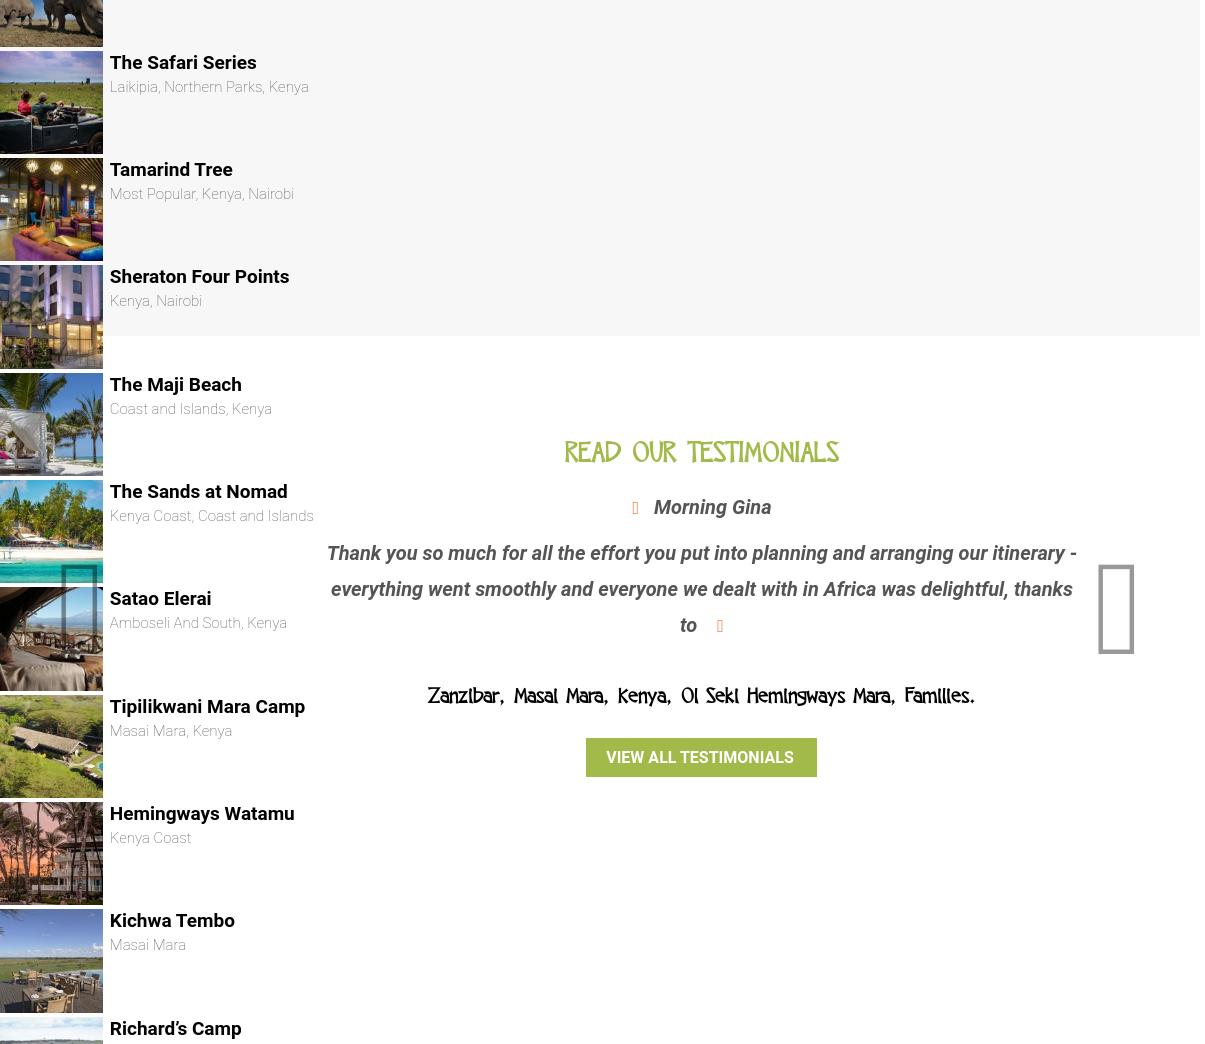  I want to click on 'View all testimonials', so click(699, 756).